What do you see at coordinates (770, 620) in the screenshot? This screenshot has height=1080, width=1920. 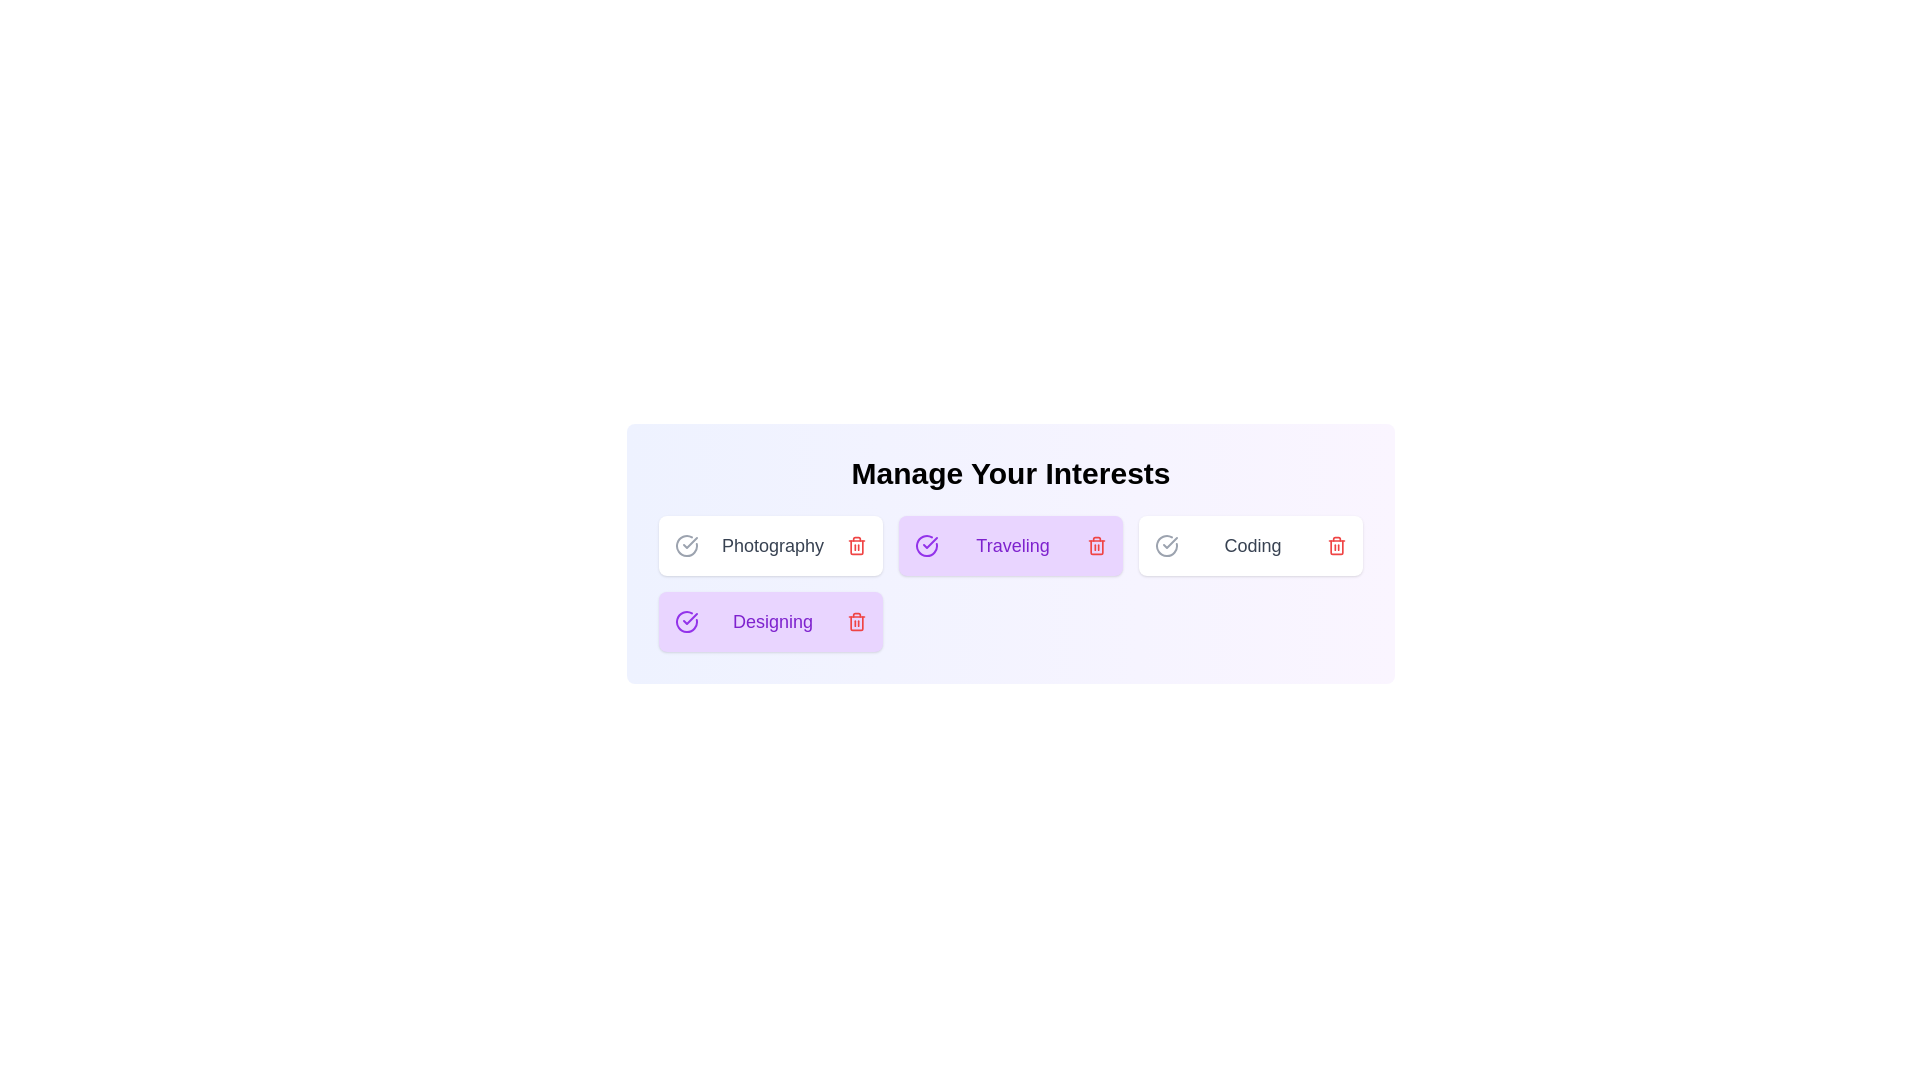 I see `the chip labeled Designing` at bounding box center [770, 620].